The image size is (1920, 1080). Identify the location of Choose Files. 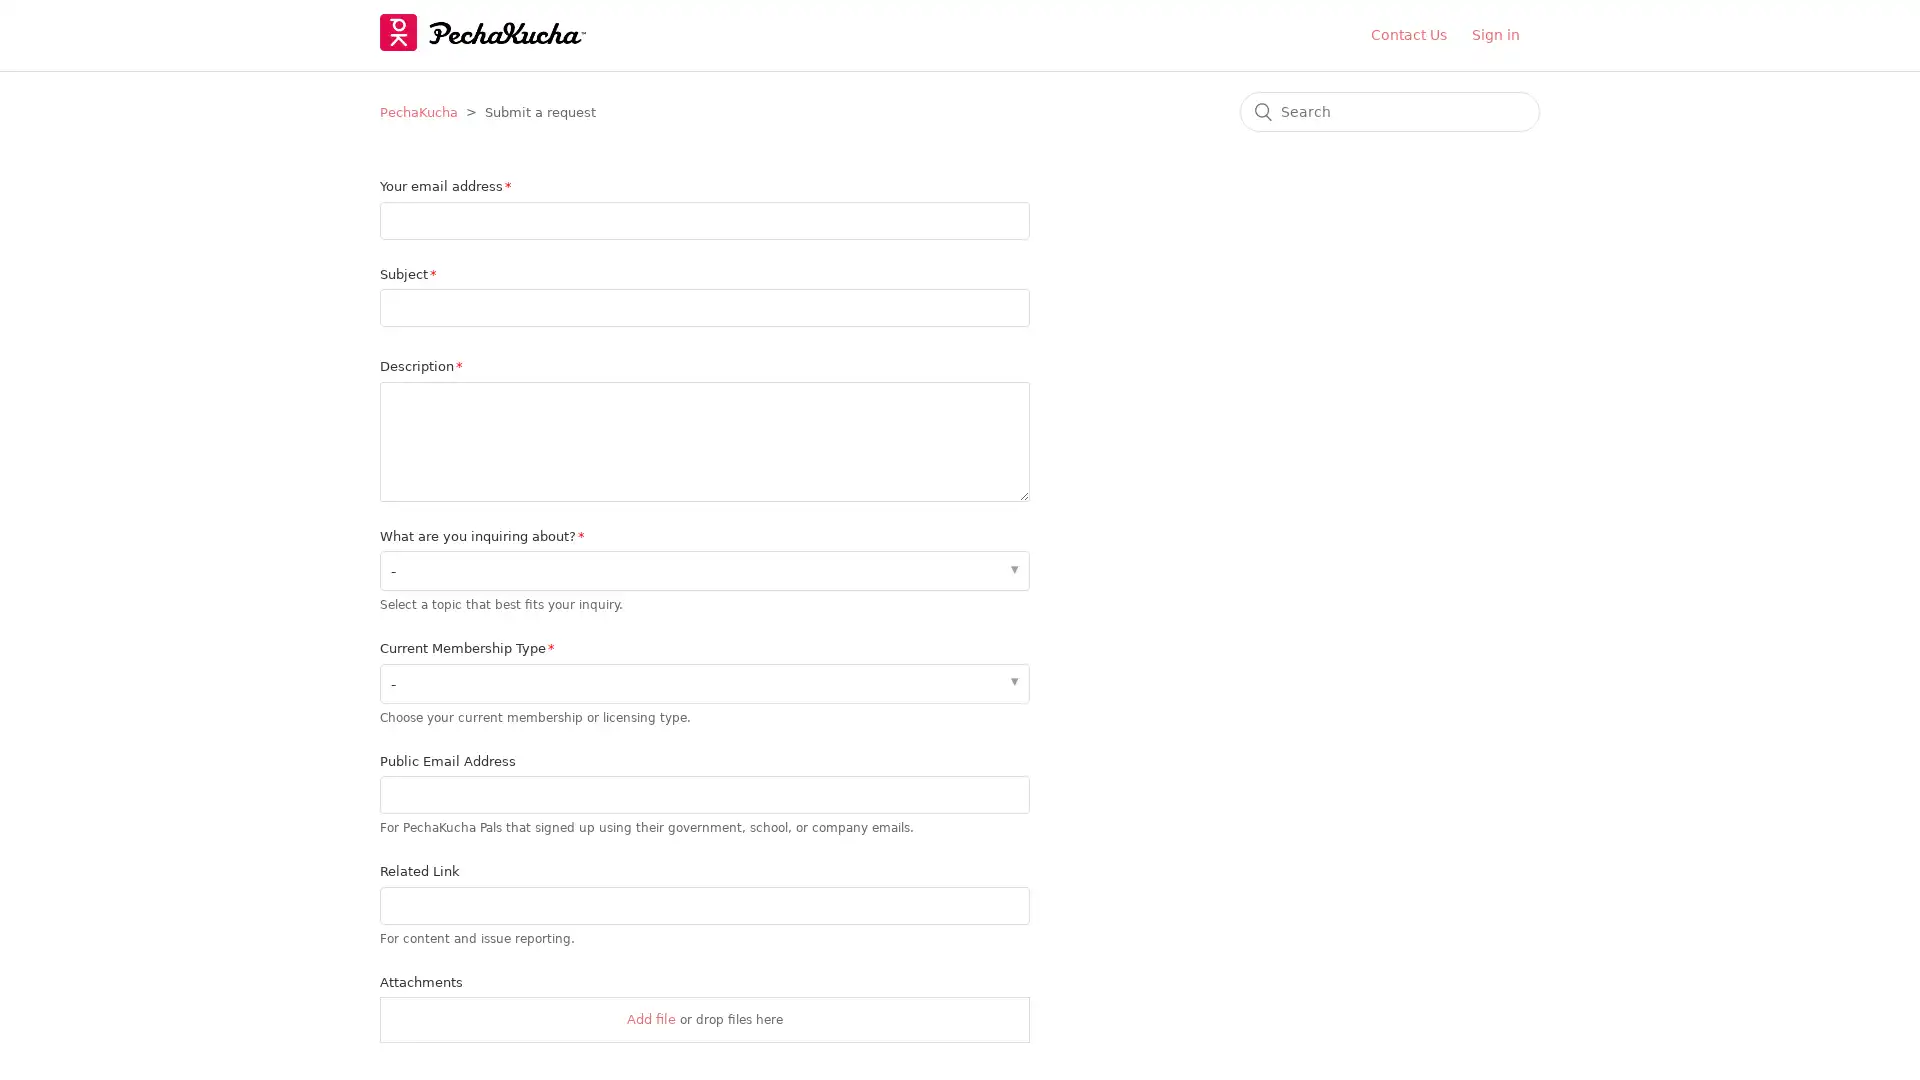
(443, 1019).